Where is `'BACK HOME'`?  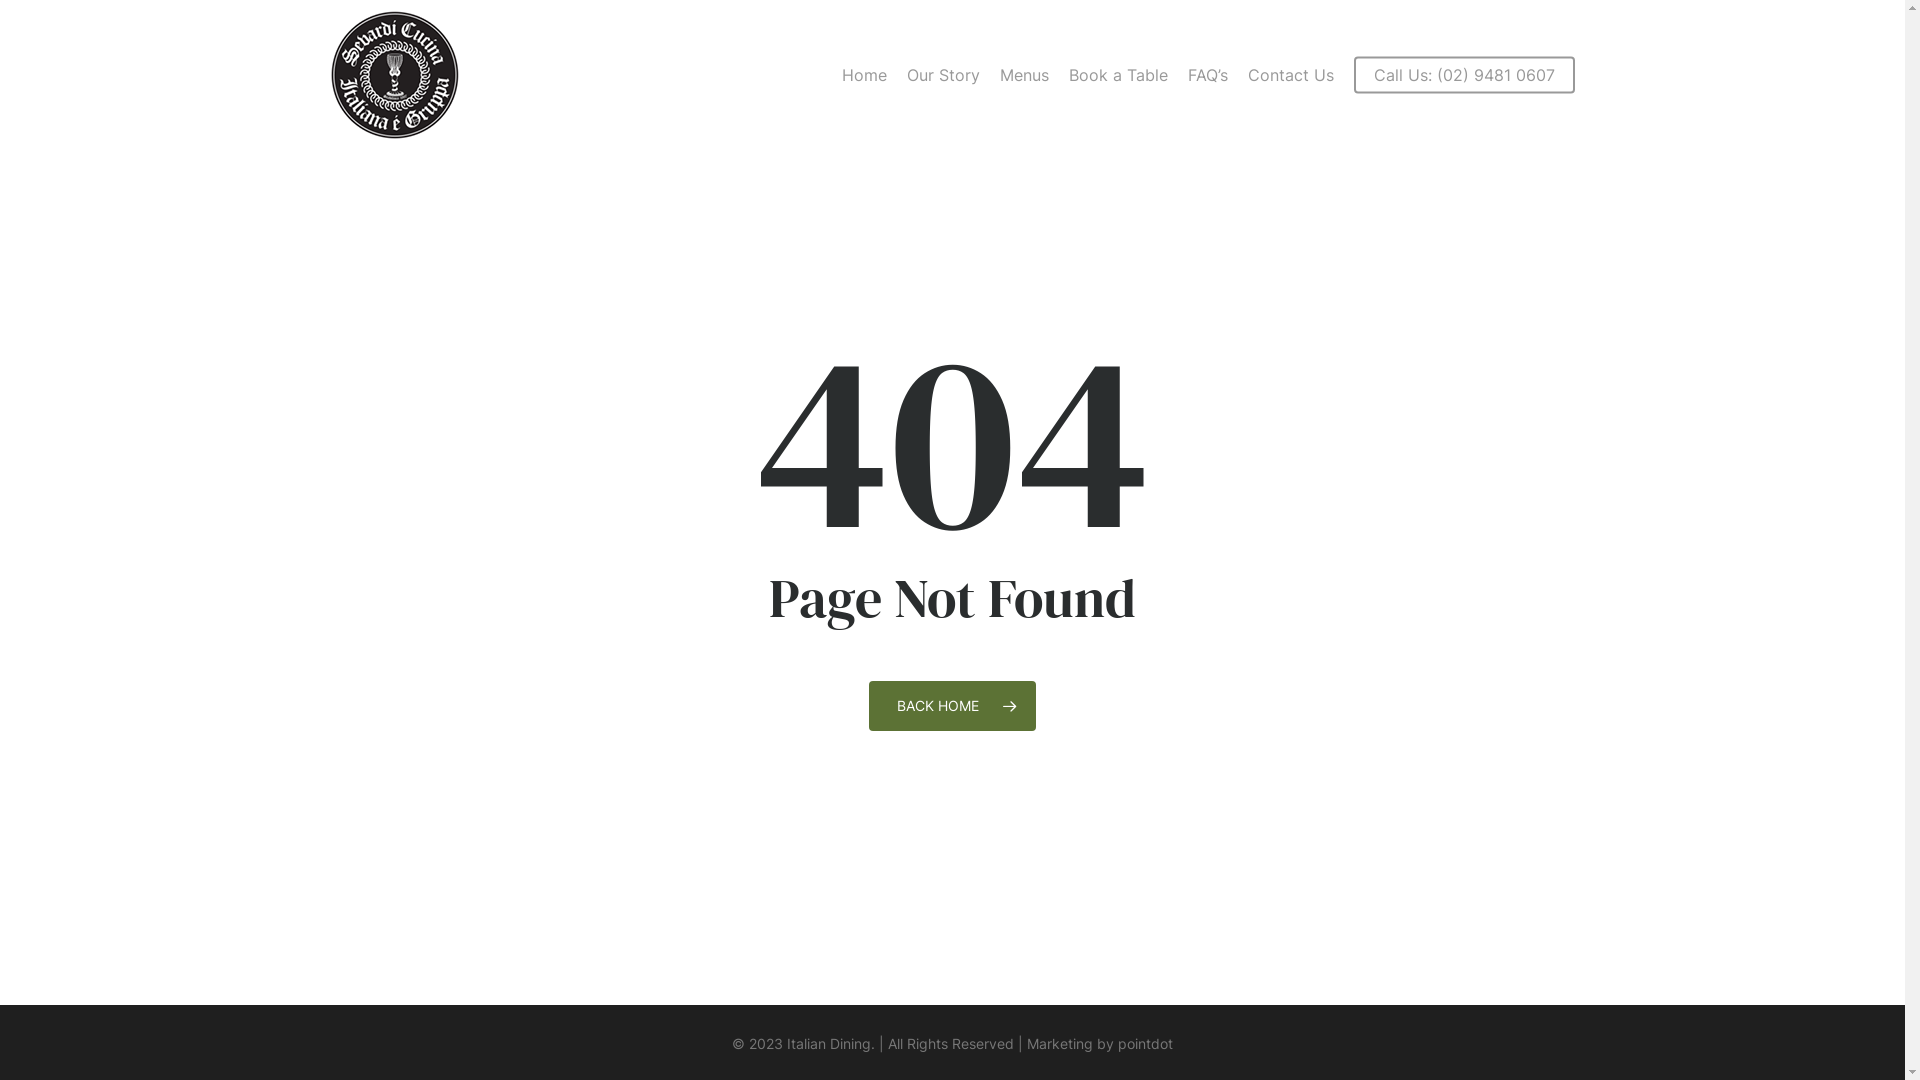
'BACK HOME' is located at coordinates (951, 704).